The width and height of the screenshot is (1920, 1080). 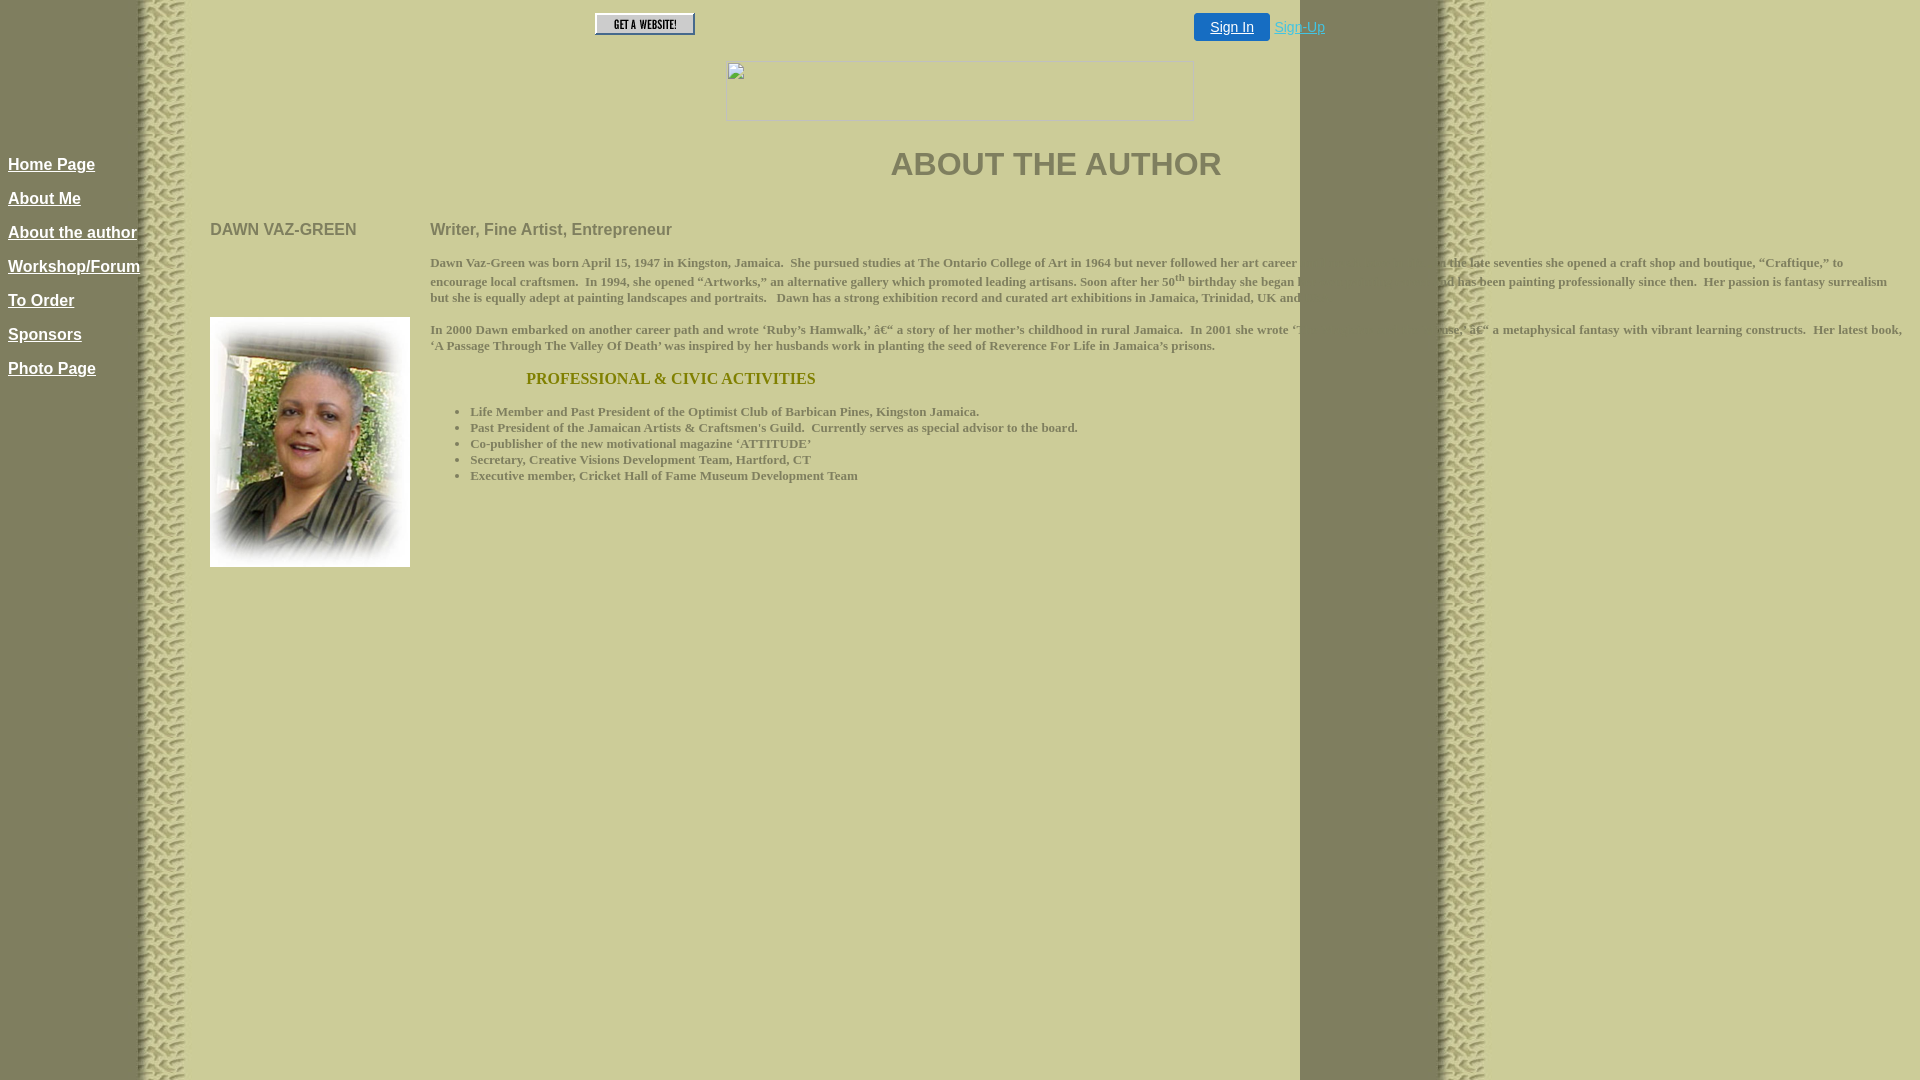 I want to click on 'About Me', so click(x=44, y=198).